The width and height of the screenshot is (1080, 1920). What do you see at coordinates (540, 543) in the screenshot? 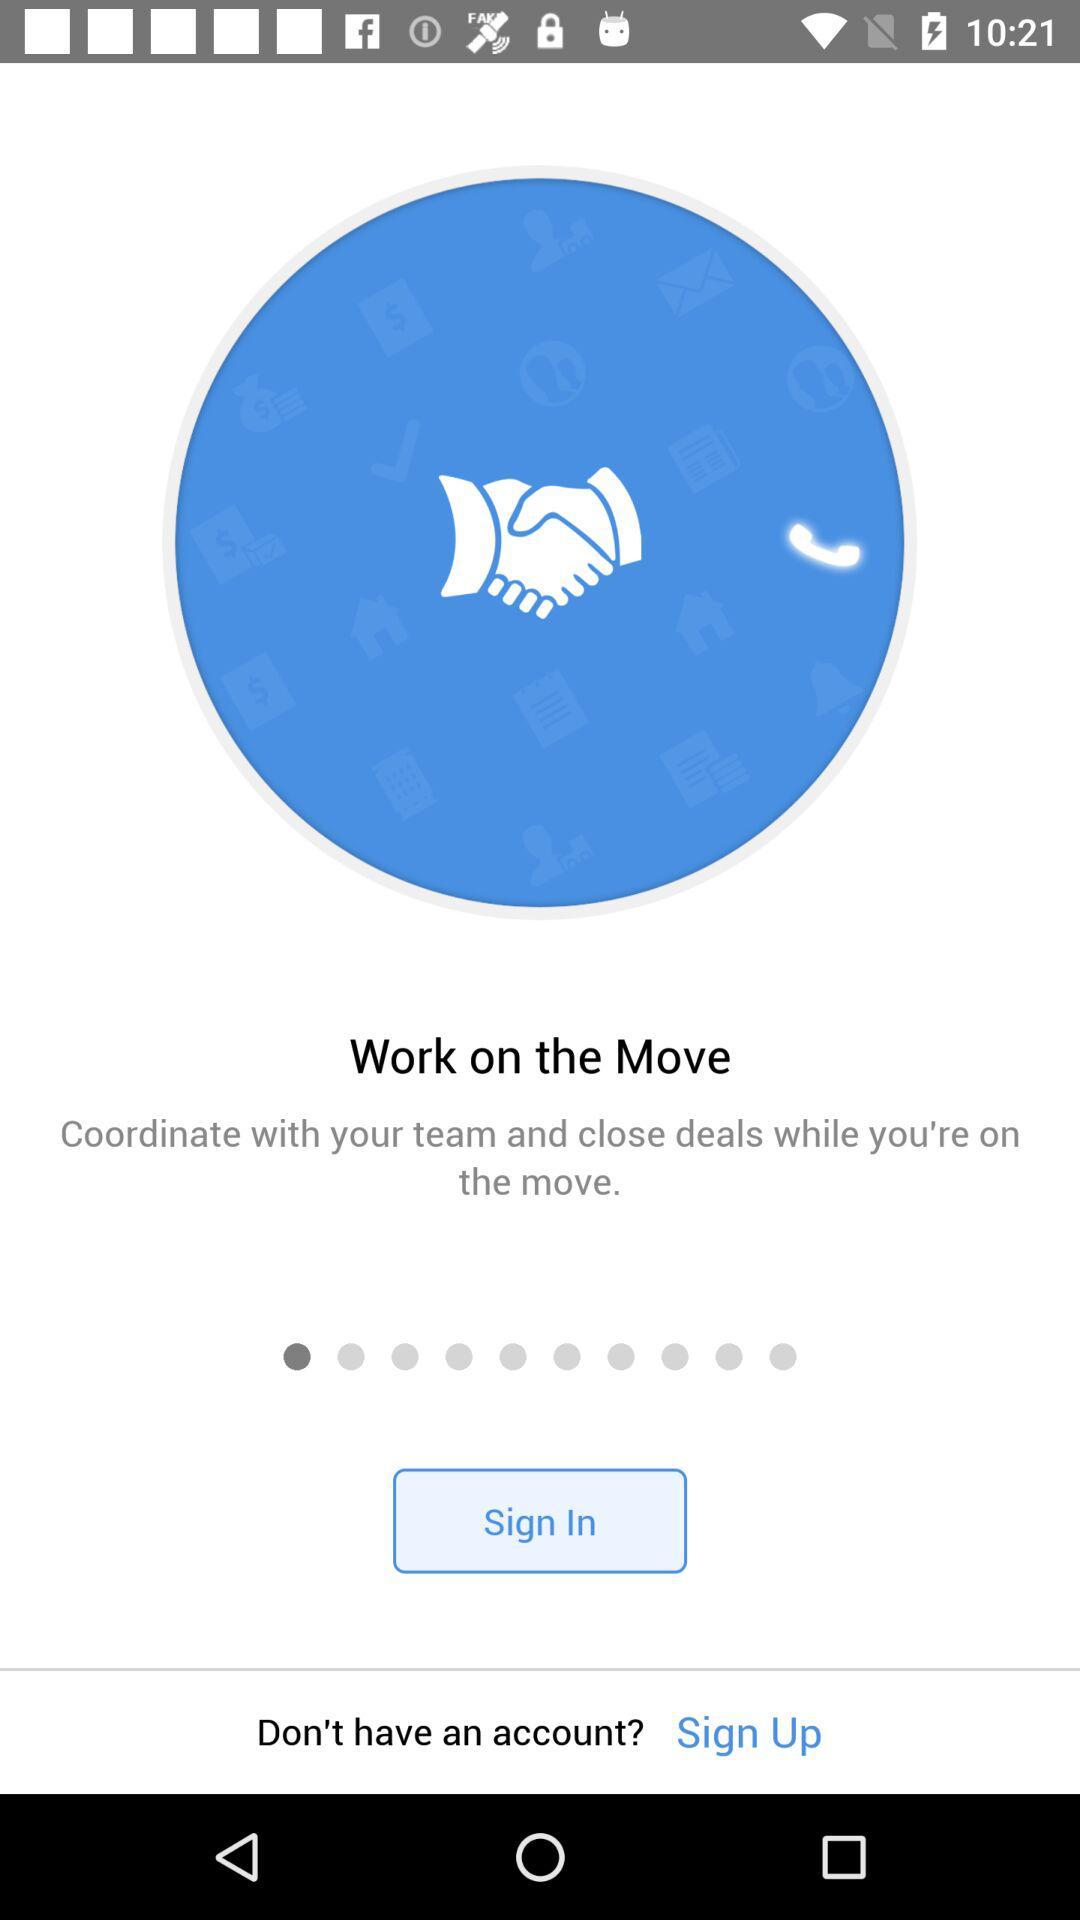
I see `the first image on the web page` at bounding box center [540, 543].